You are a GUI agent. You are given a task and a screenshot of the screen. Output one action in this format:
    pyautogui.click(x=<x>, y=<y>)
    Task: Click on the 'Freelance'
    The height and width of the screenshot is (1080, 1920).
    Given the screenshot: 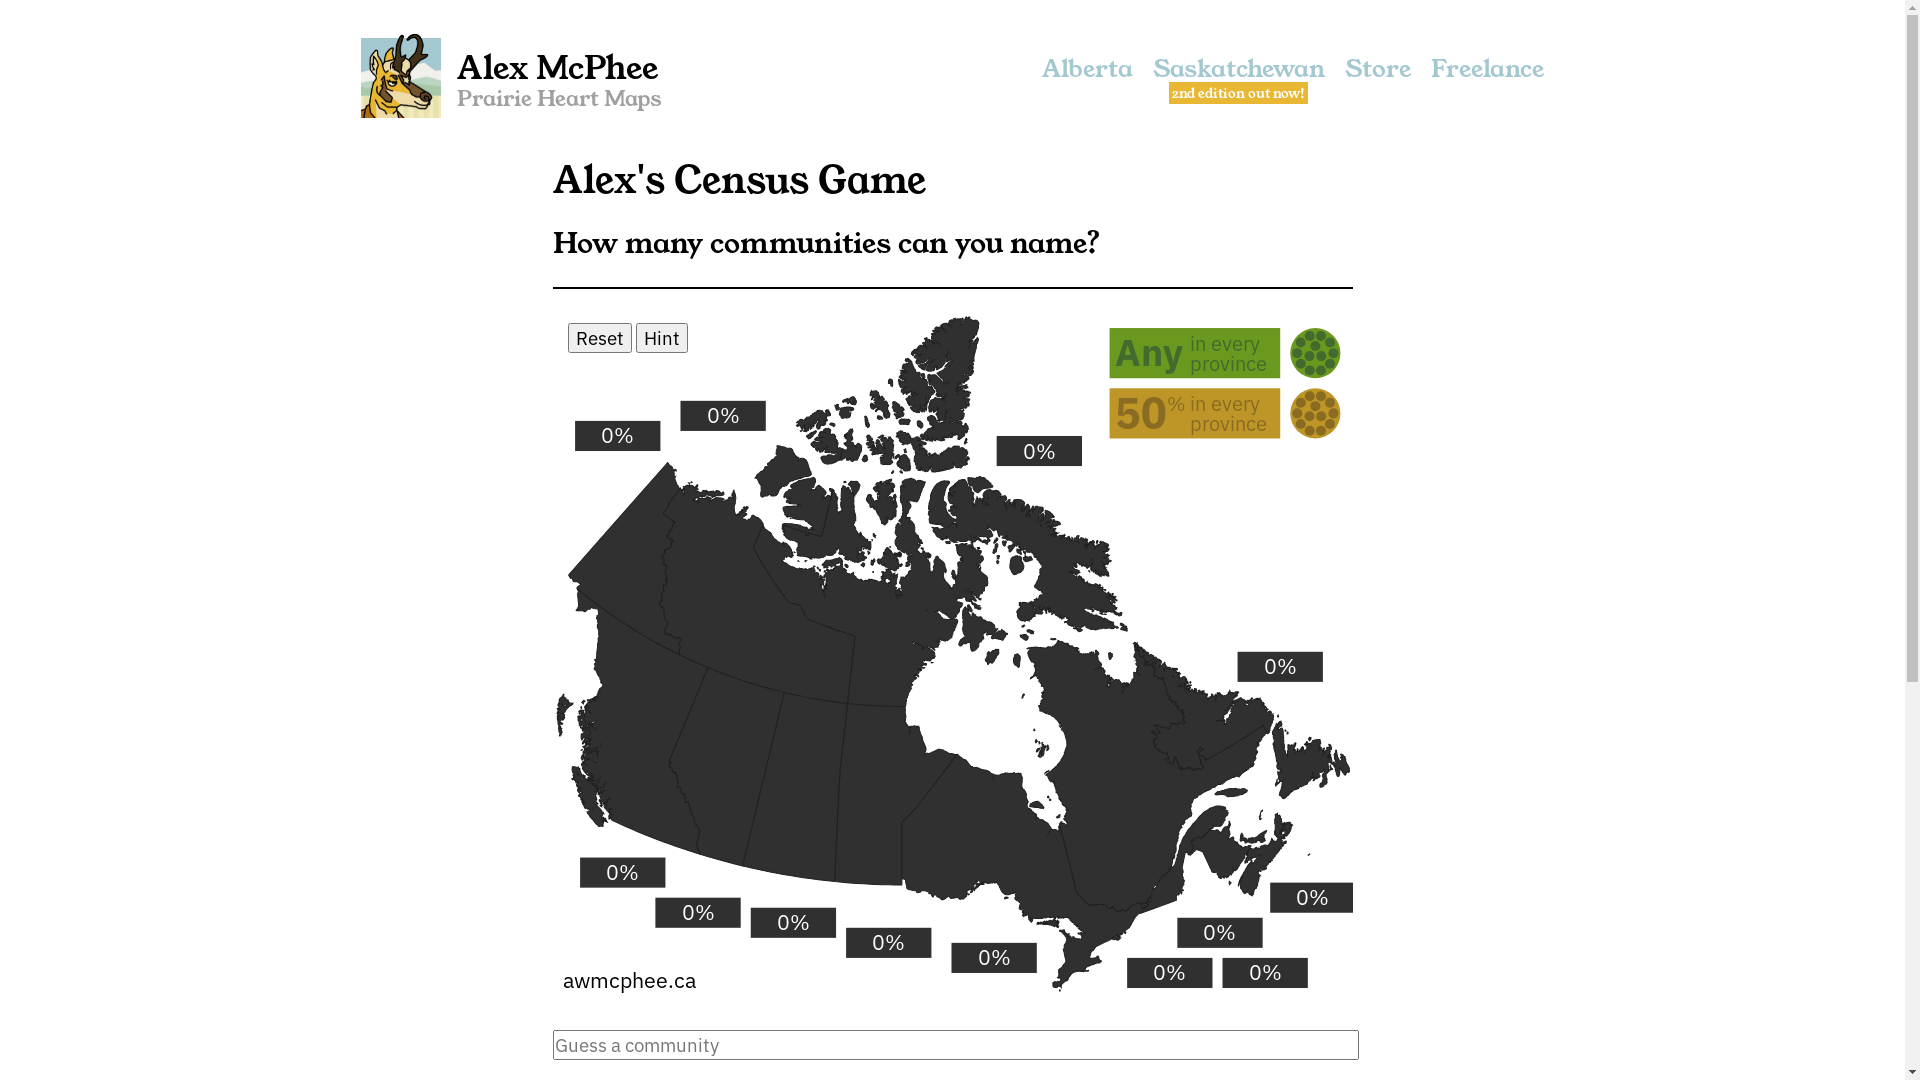 What is the action you would take?
    pyautogui.click(x=1428, y=76)
    